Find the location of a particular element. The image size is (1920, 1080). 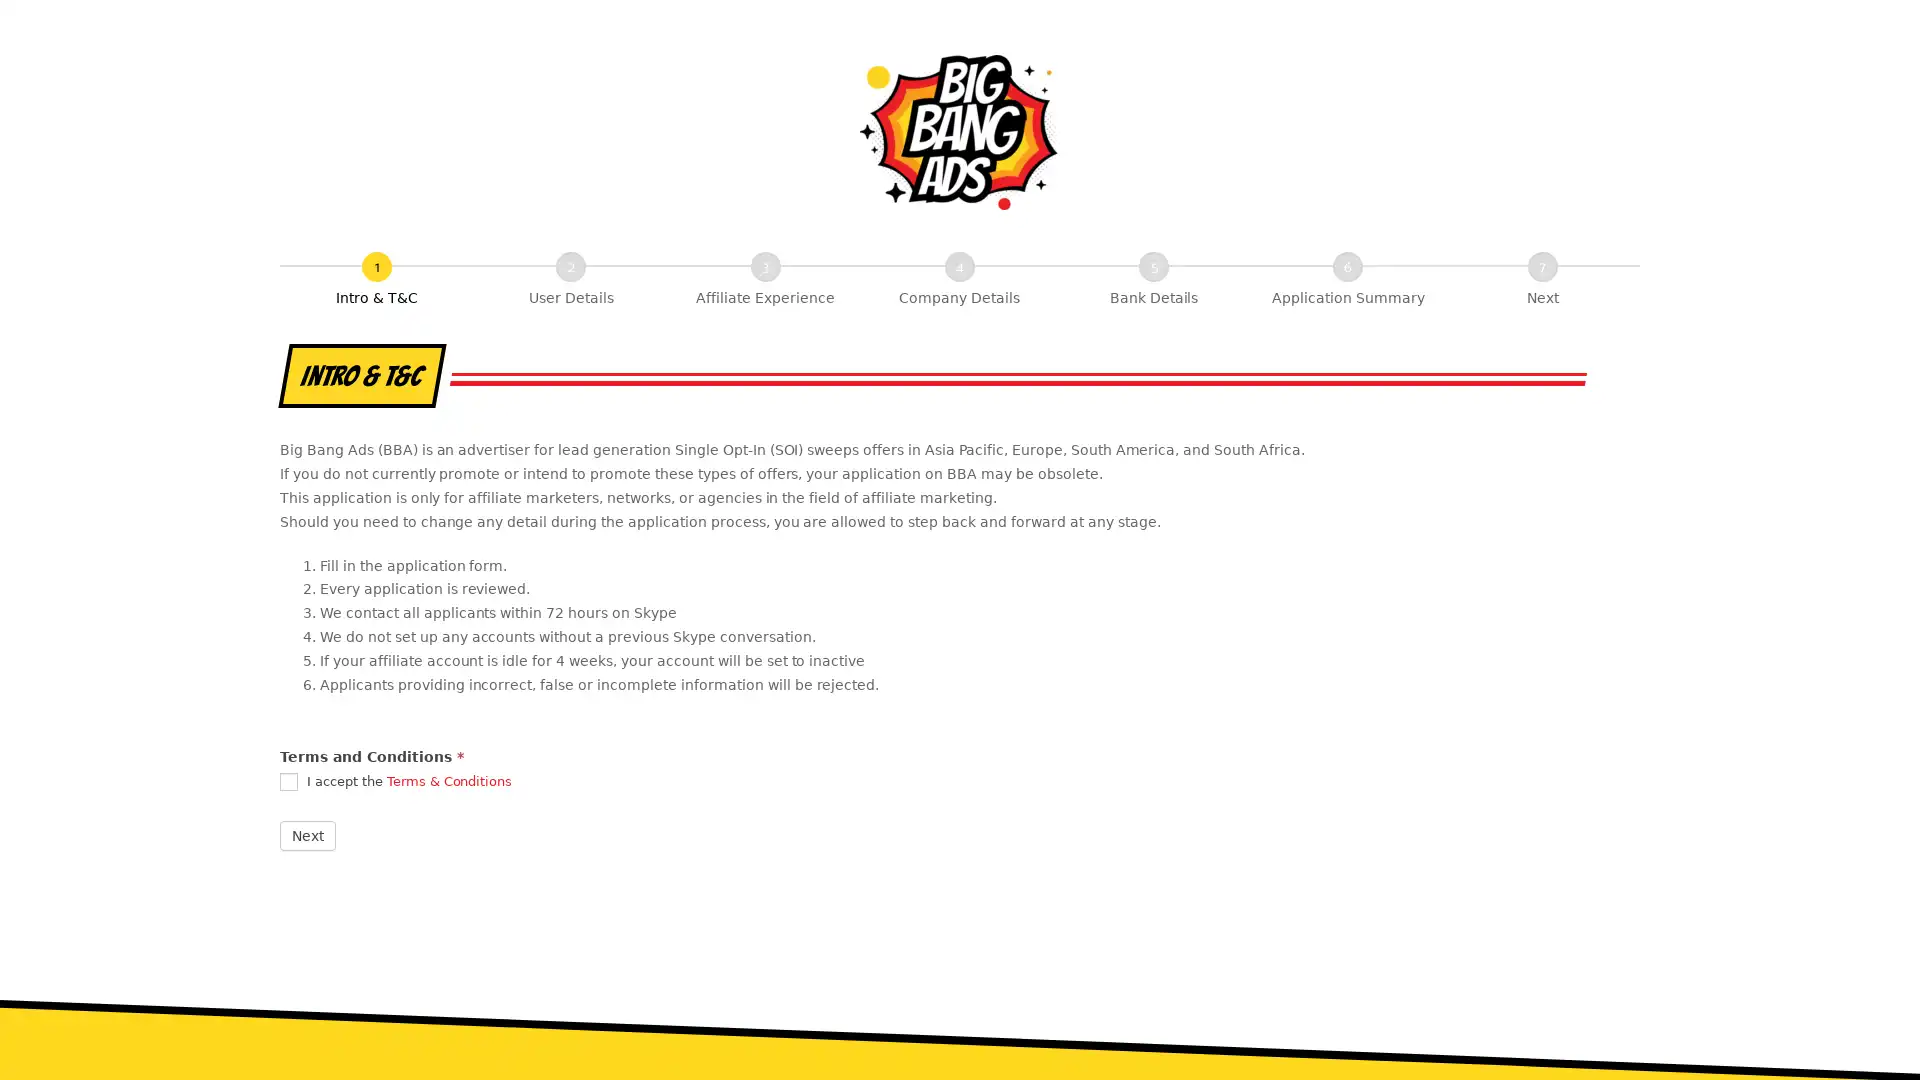

Application Summary is located at coordinates (1348, 265).